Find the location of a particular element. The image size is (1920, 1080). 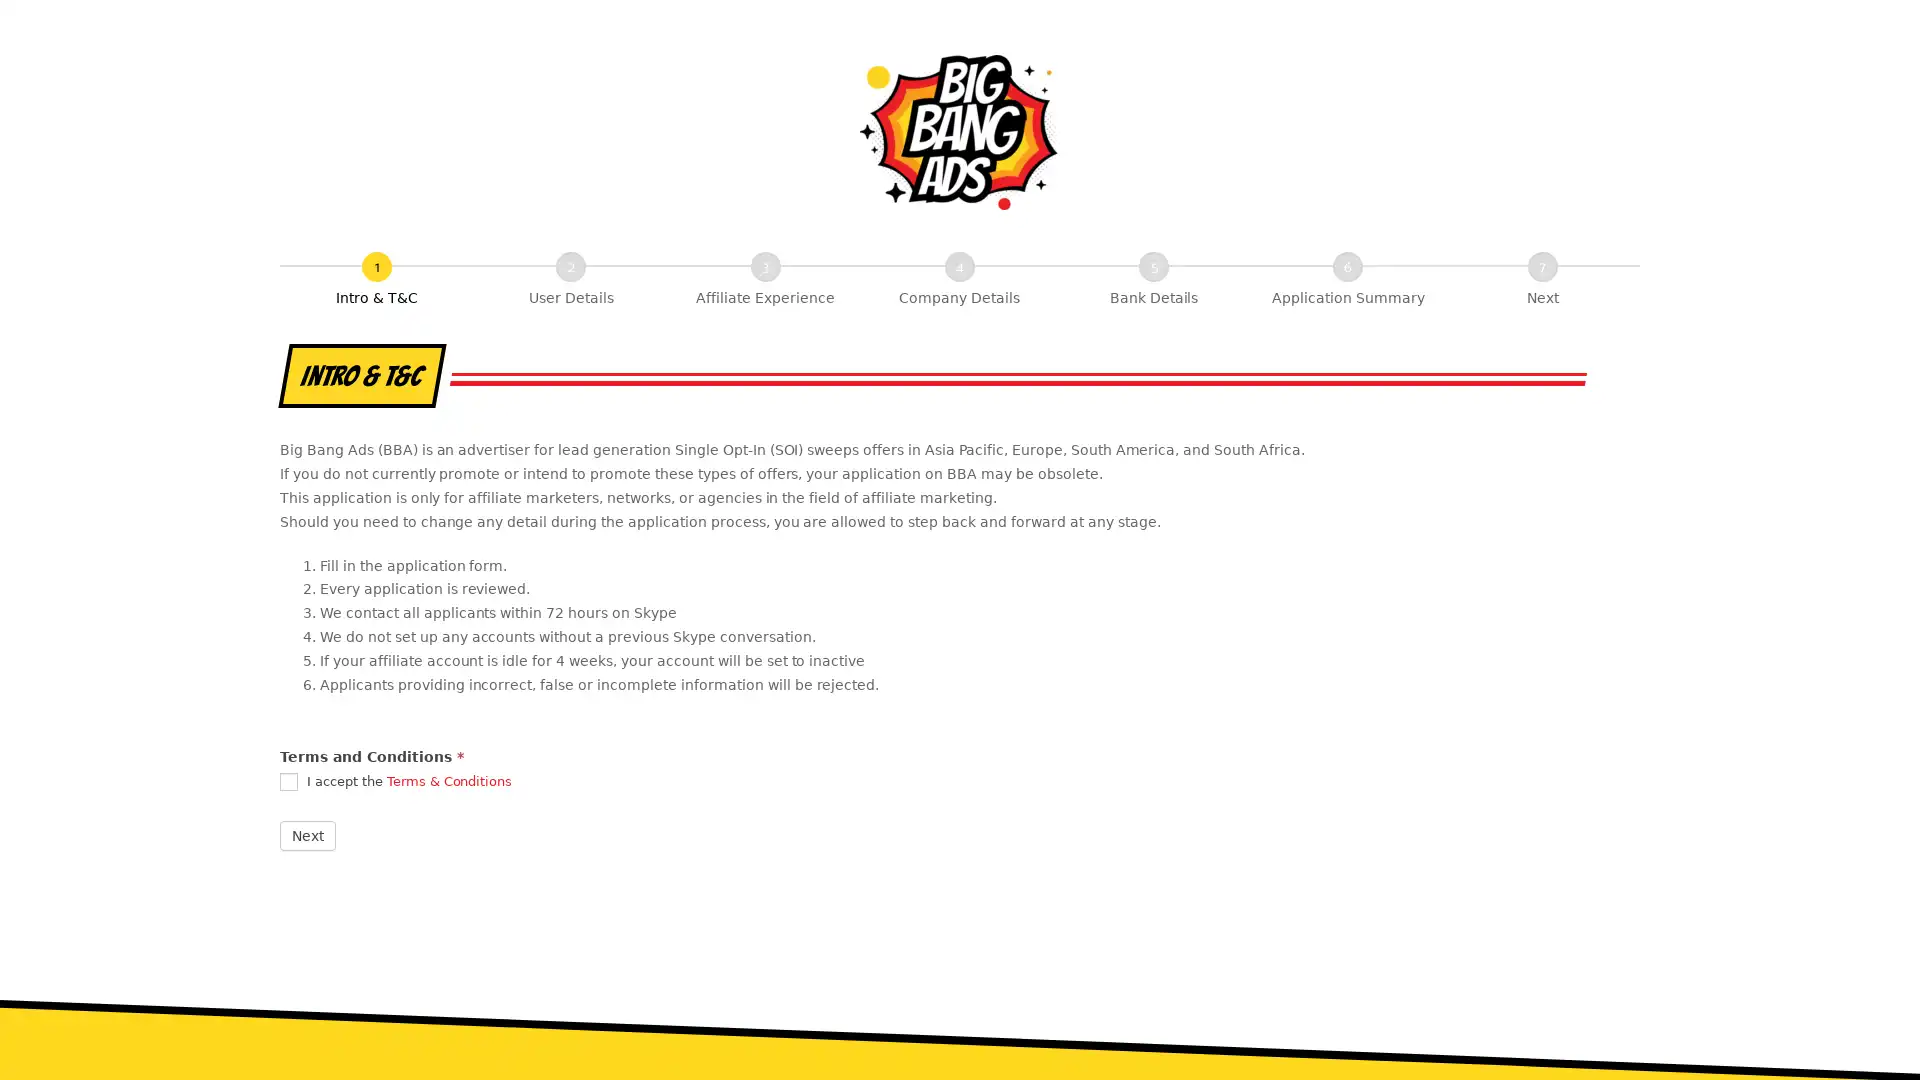

Application Summary is located at coordinates (1348, 265).